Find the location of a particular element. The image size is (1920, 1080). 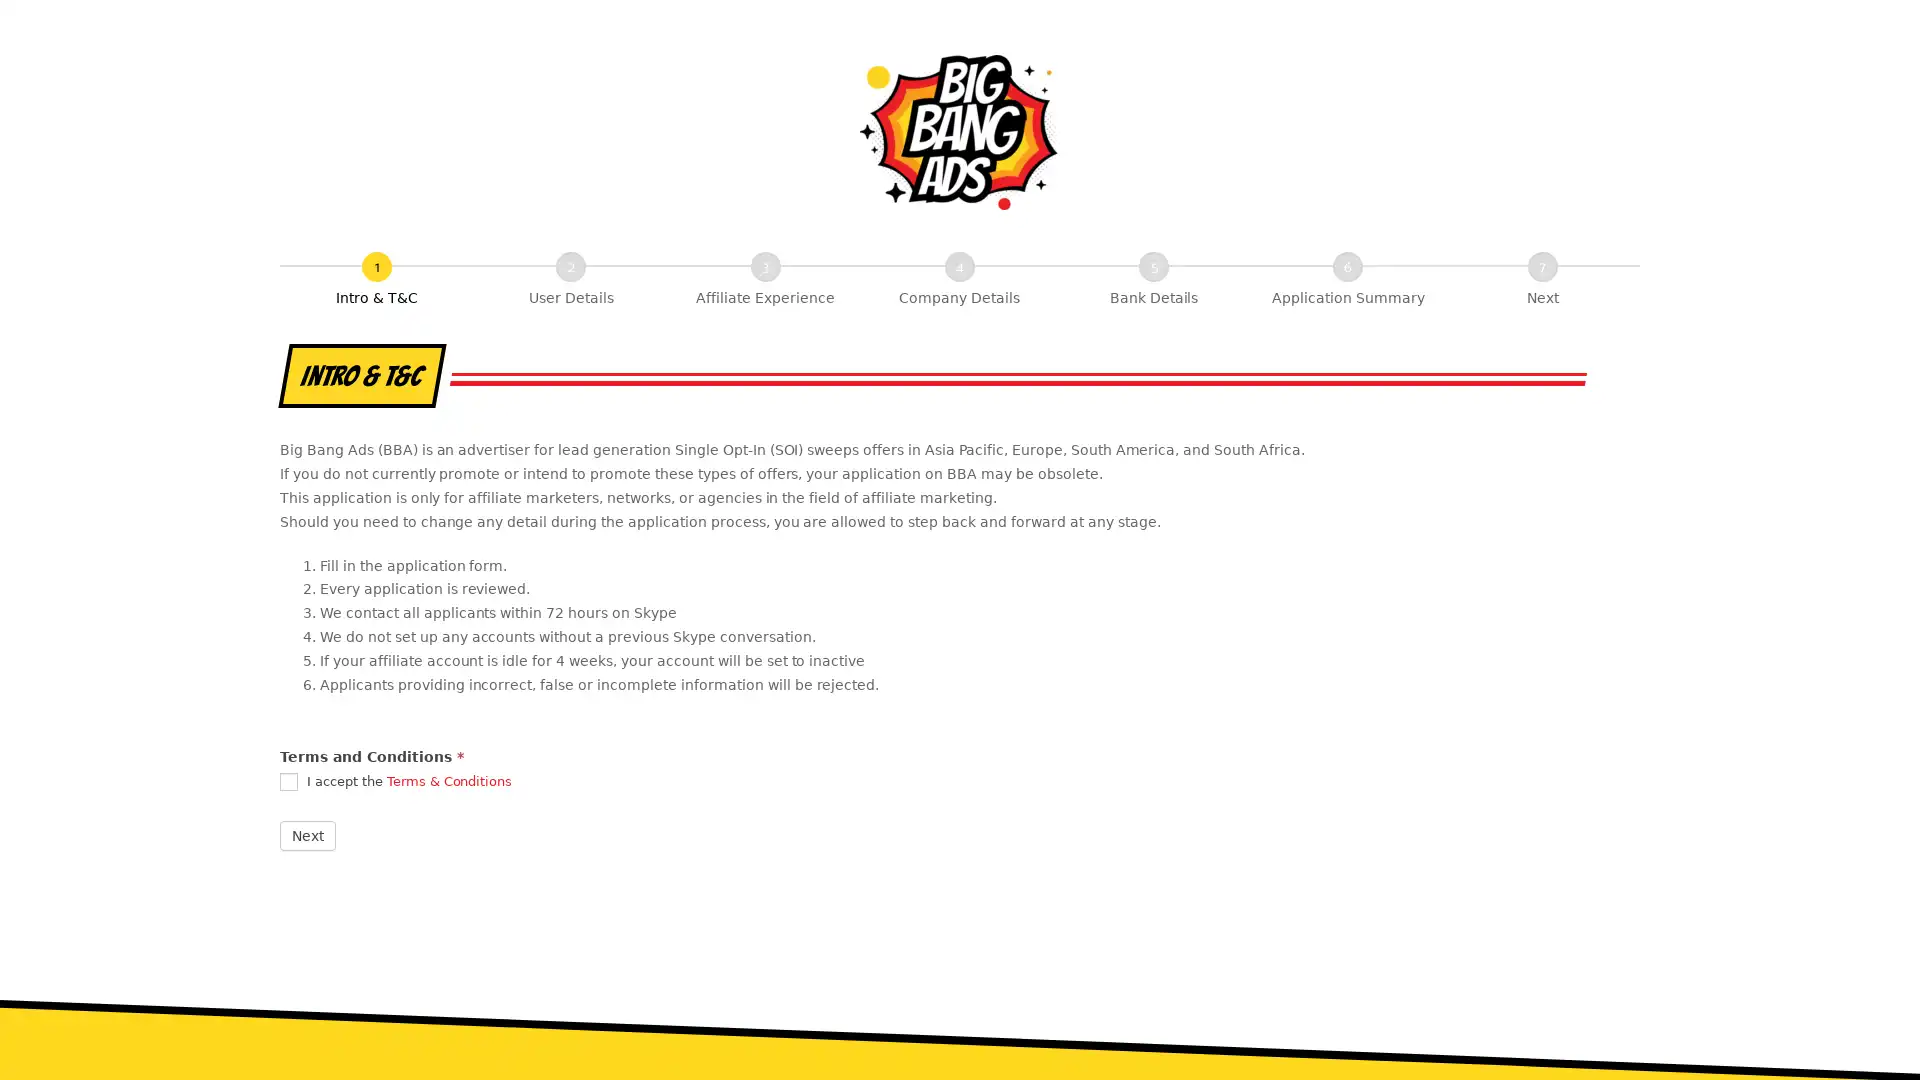

Application Summary is located at coordinates (1348, 265).